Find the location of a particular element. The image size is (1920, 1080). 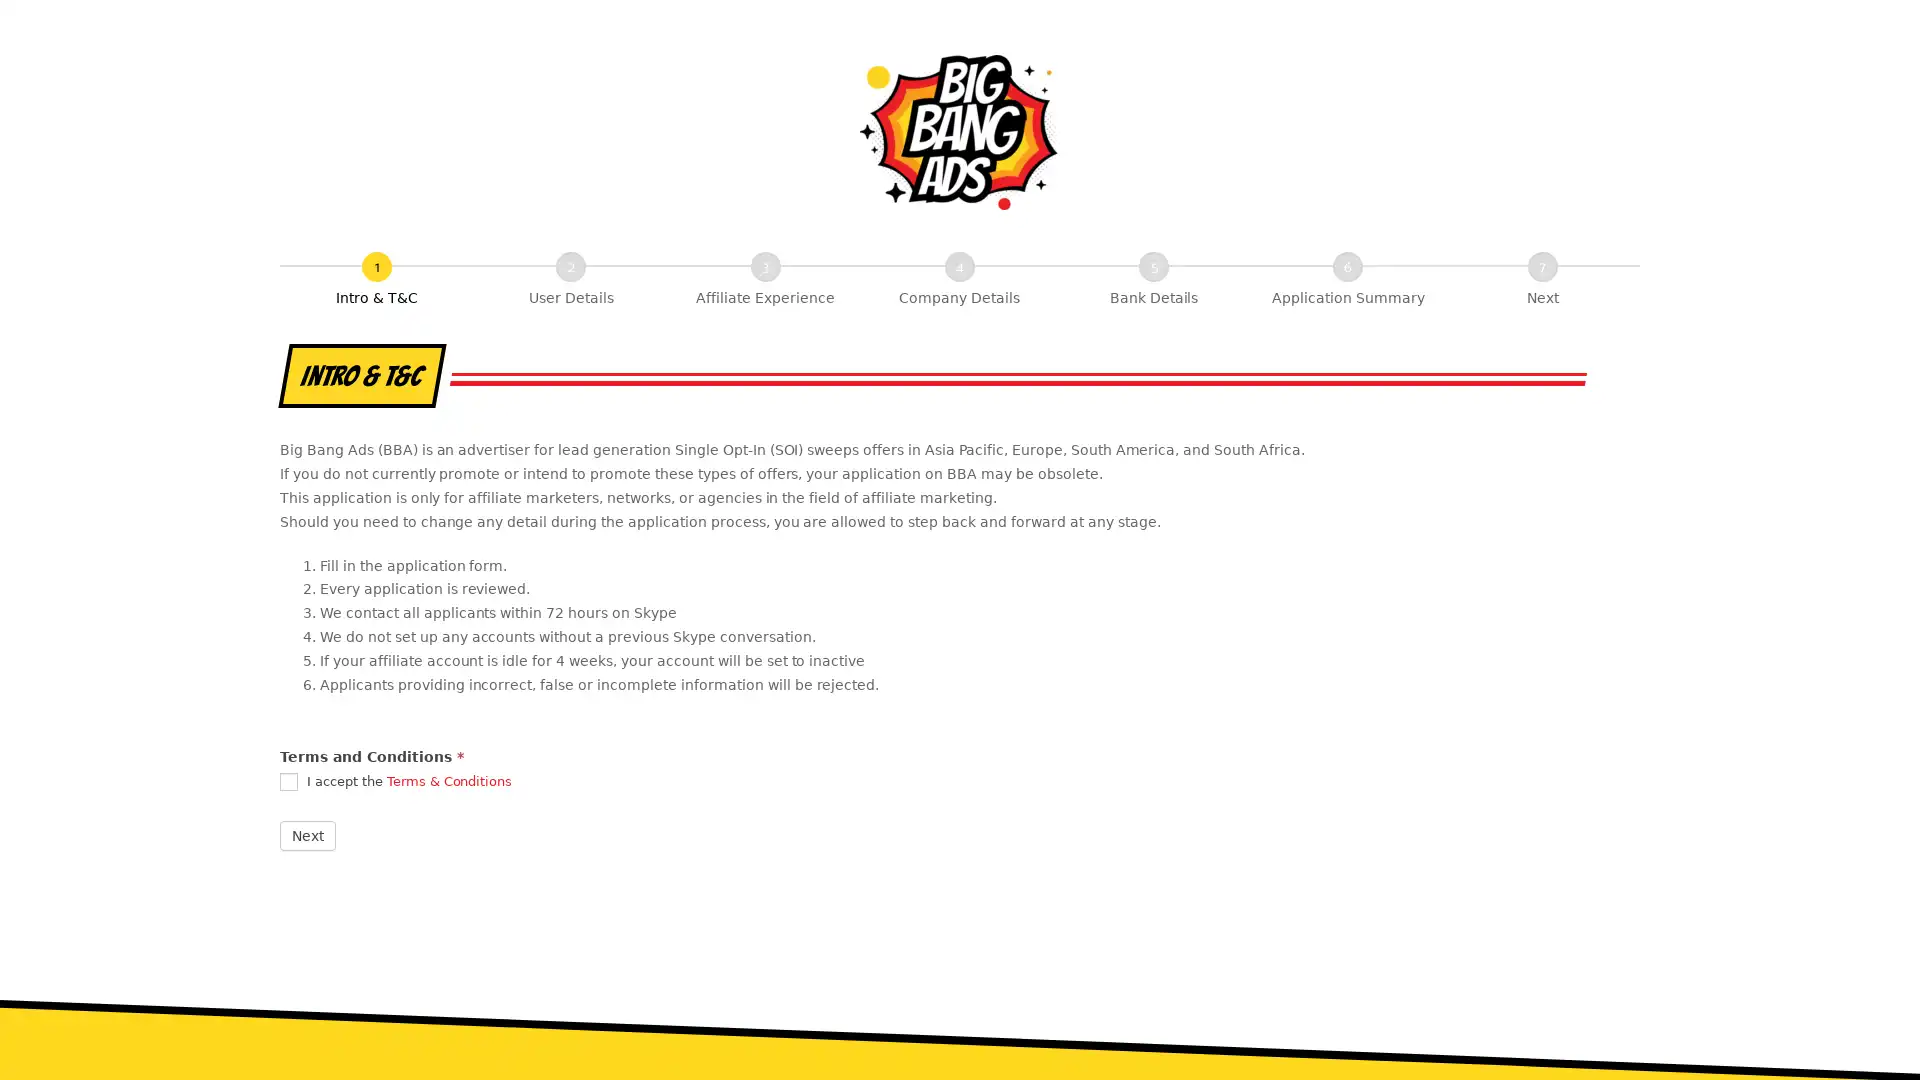

Application Summary is located at coordinates (1348, 265).